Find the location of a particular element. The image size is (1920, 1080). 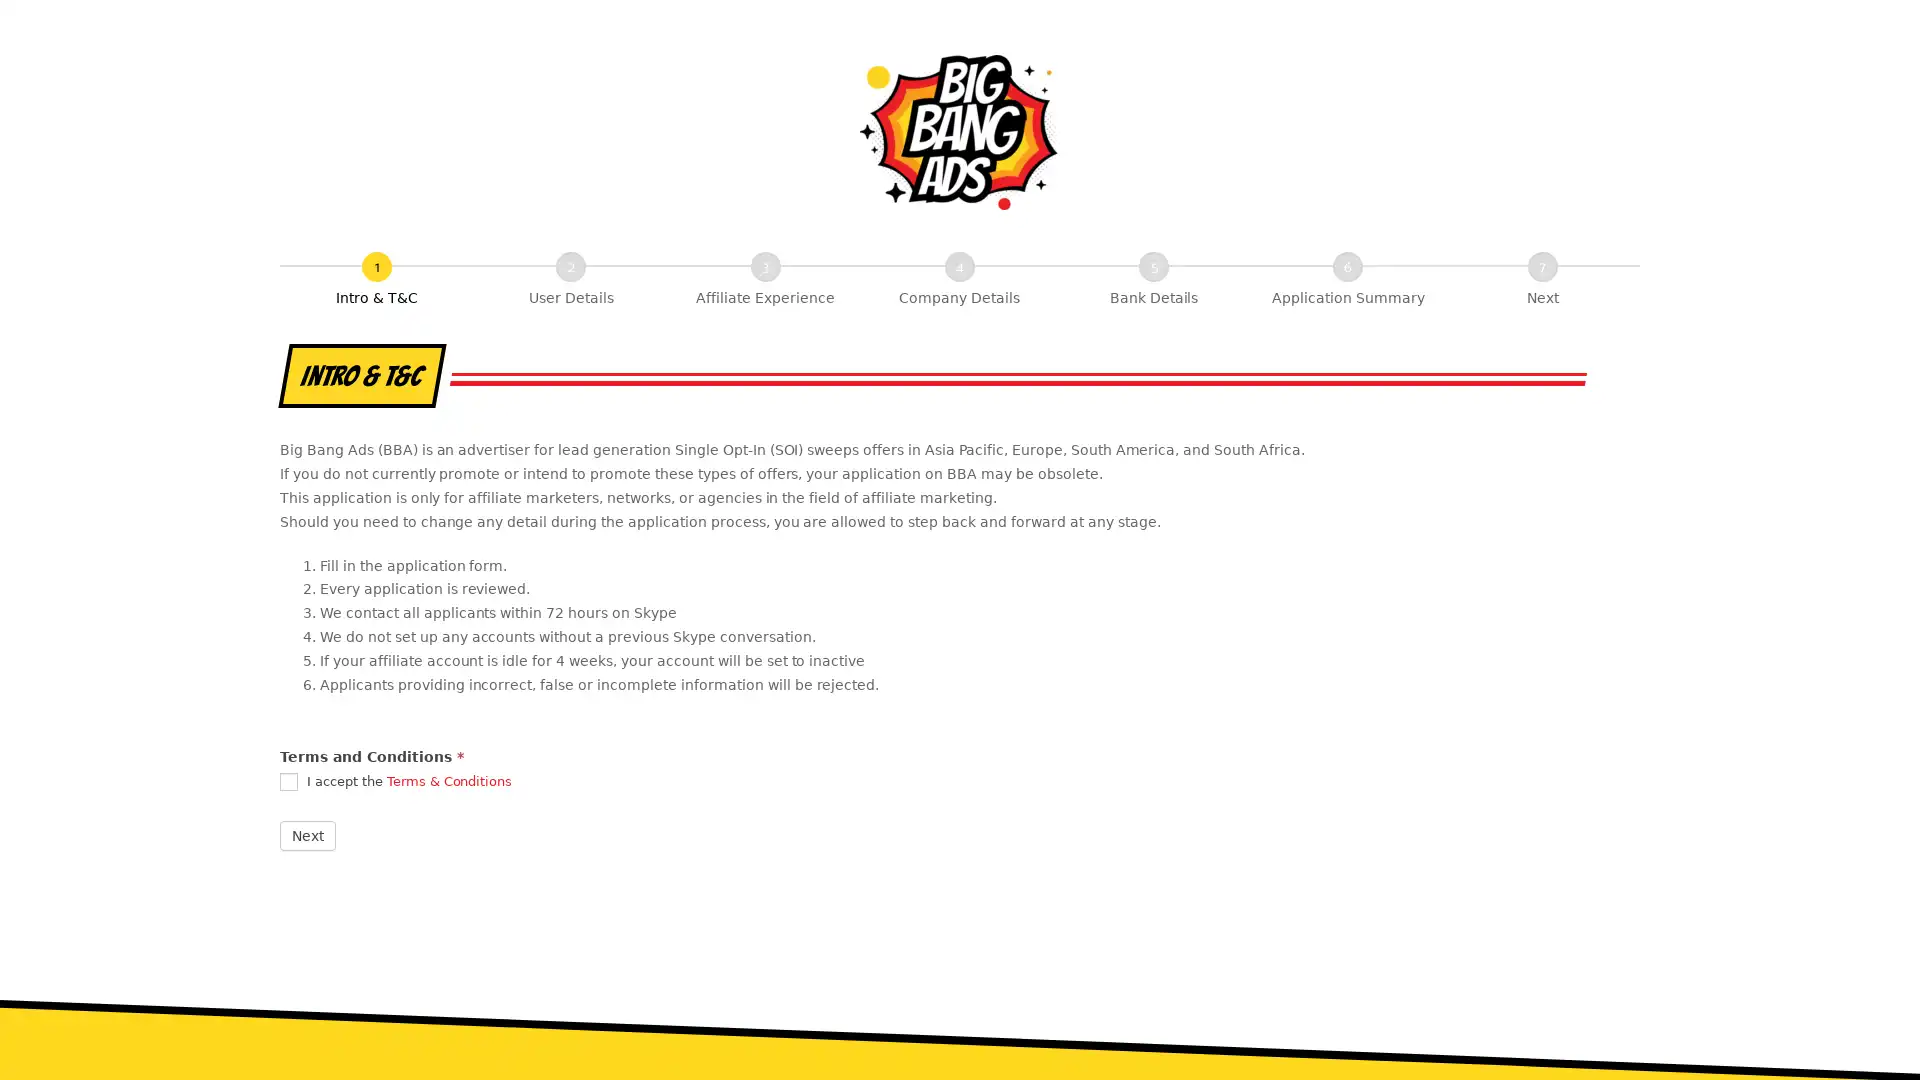

Application Summary is located at coordinates (1348, 265).